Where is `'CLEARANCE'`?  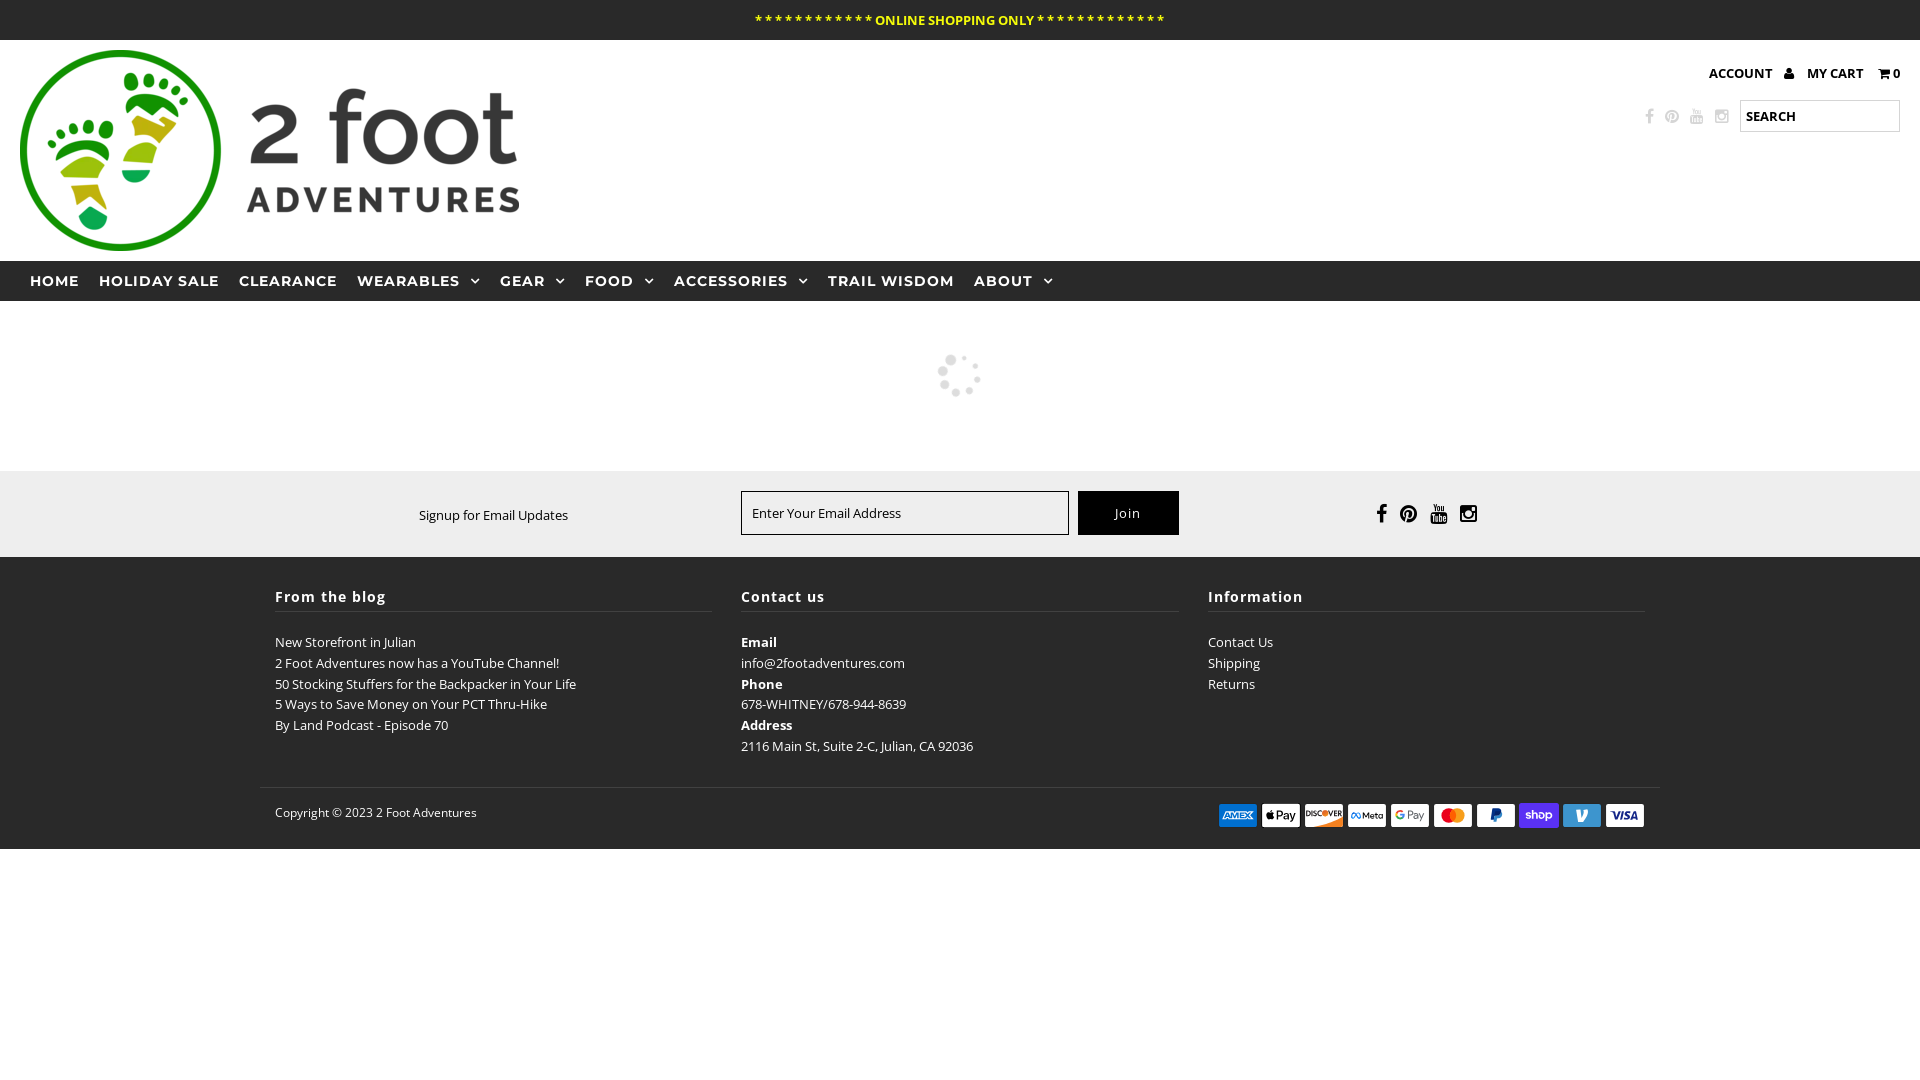 'CLEARANCE' is located at coordinates (287, 281).